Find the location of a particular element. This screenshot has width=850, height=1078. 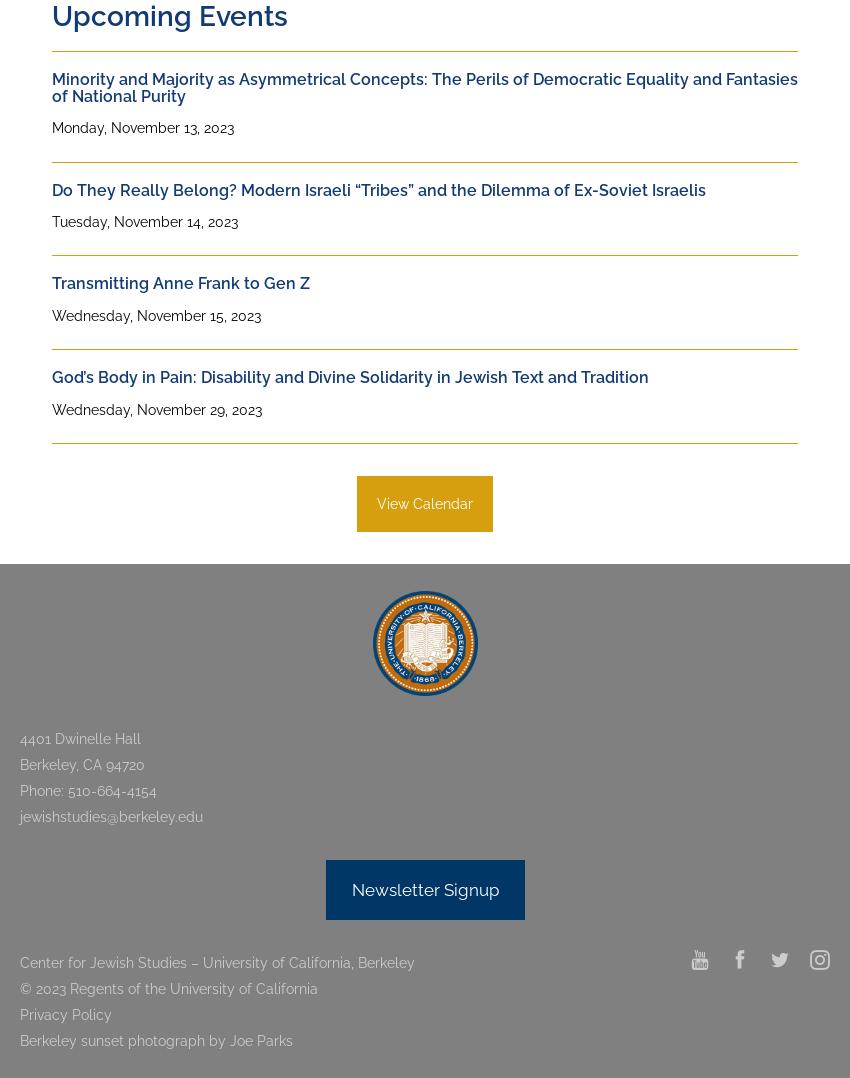

'© 2023 Regents of the University of California' is located at coordinates (168, 988).